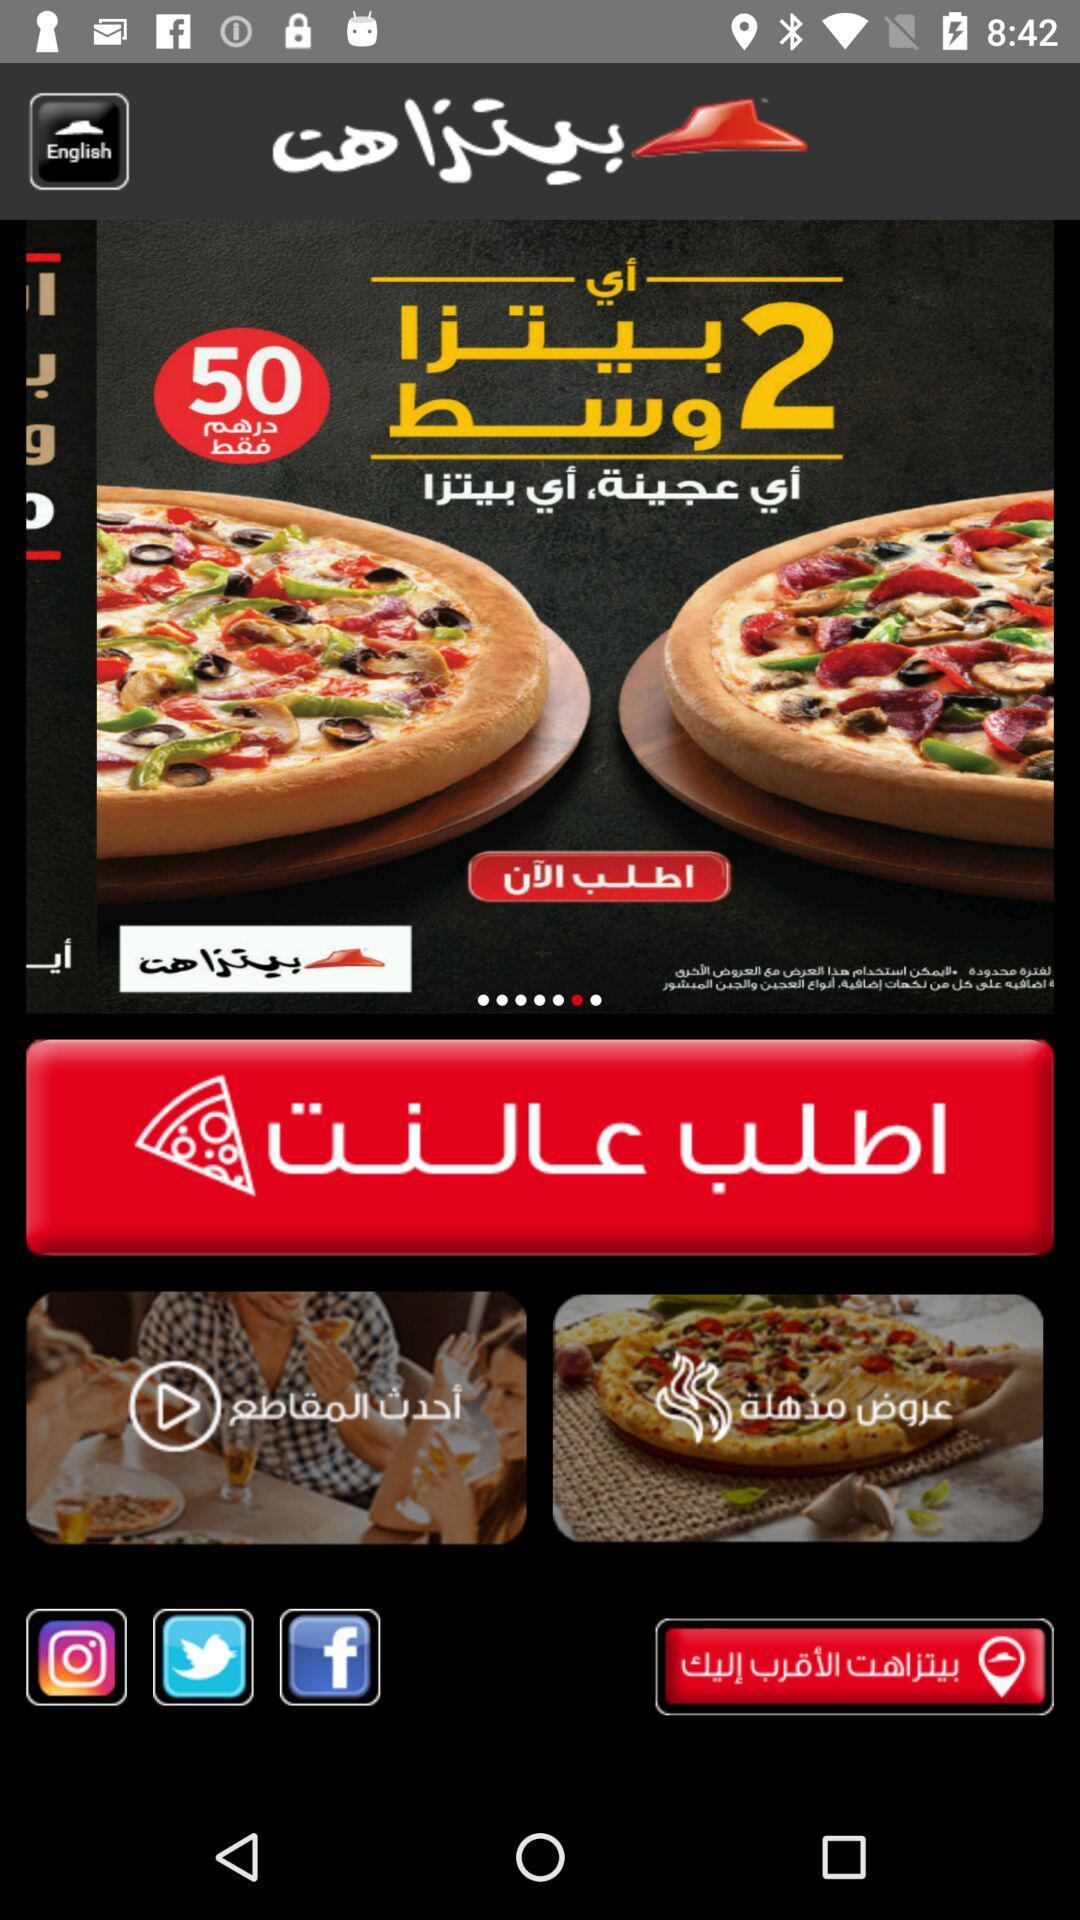  Describe the element at coordinates (797, 1418) in the screenshot. I see `list menu` at that location.